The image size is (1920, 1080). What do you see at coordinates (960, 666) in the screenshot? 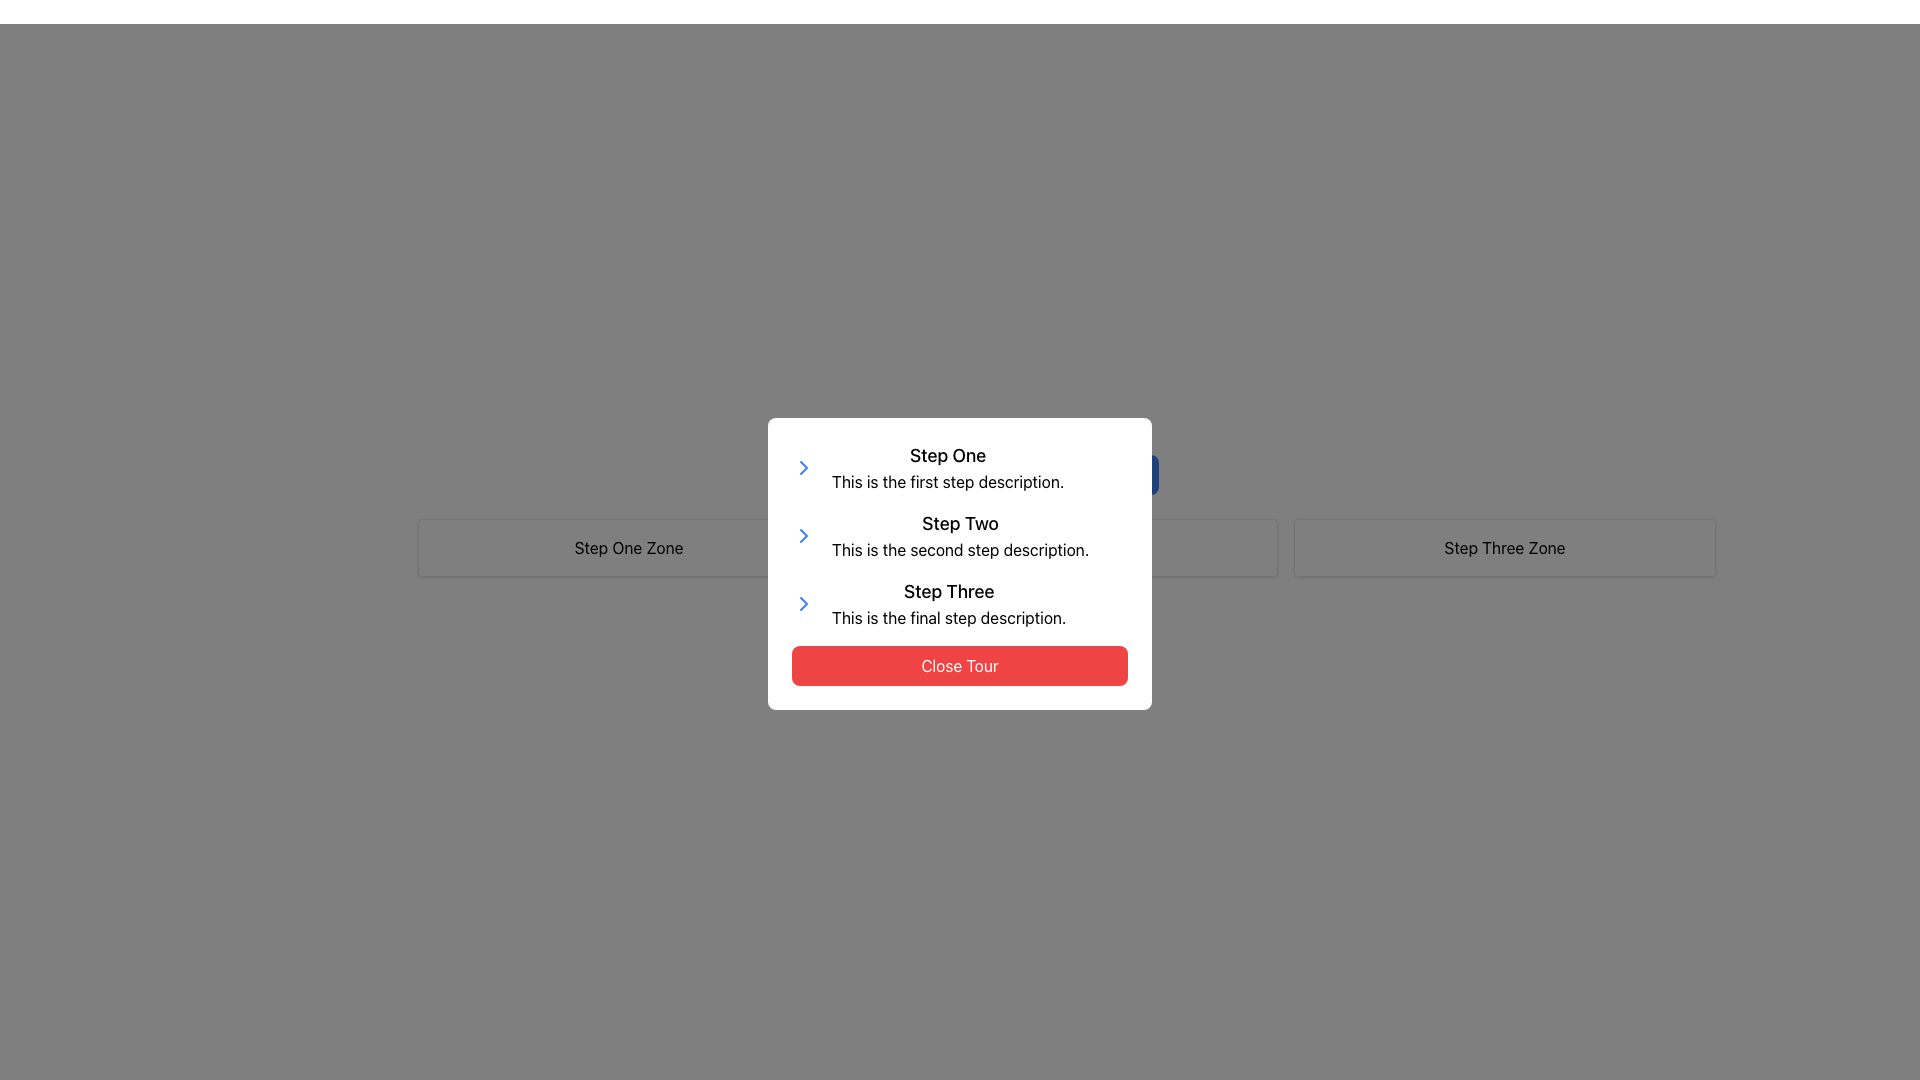
I see `the close button located at the bottom of the tour modal` at bounding box center [960, 666].